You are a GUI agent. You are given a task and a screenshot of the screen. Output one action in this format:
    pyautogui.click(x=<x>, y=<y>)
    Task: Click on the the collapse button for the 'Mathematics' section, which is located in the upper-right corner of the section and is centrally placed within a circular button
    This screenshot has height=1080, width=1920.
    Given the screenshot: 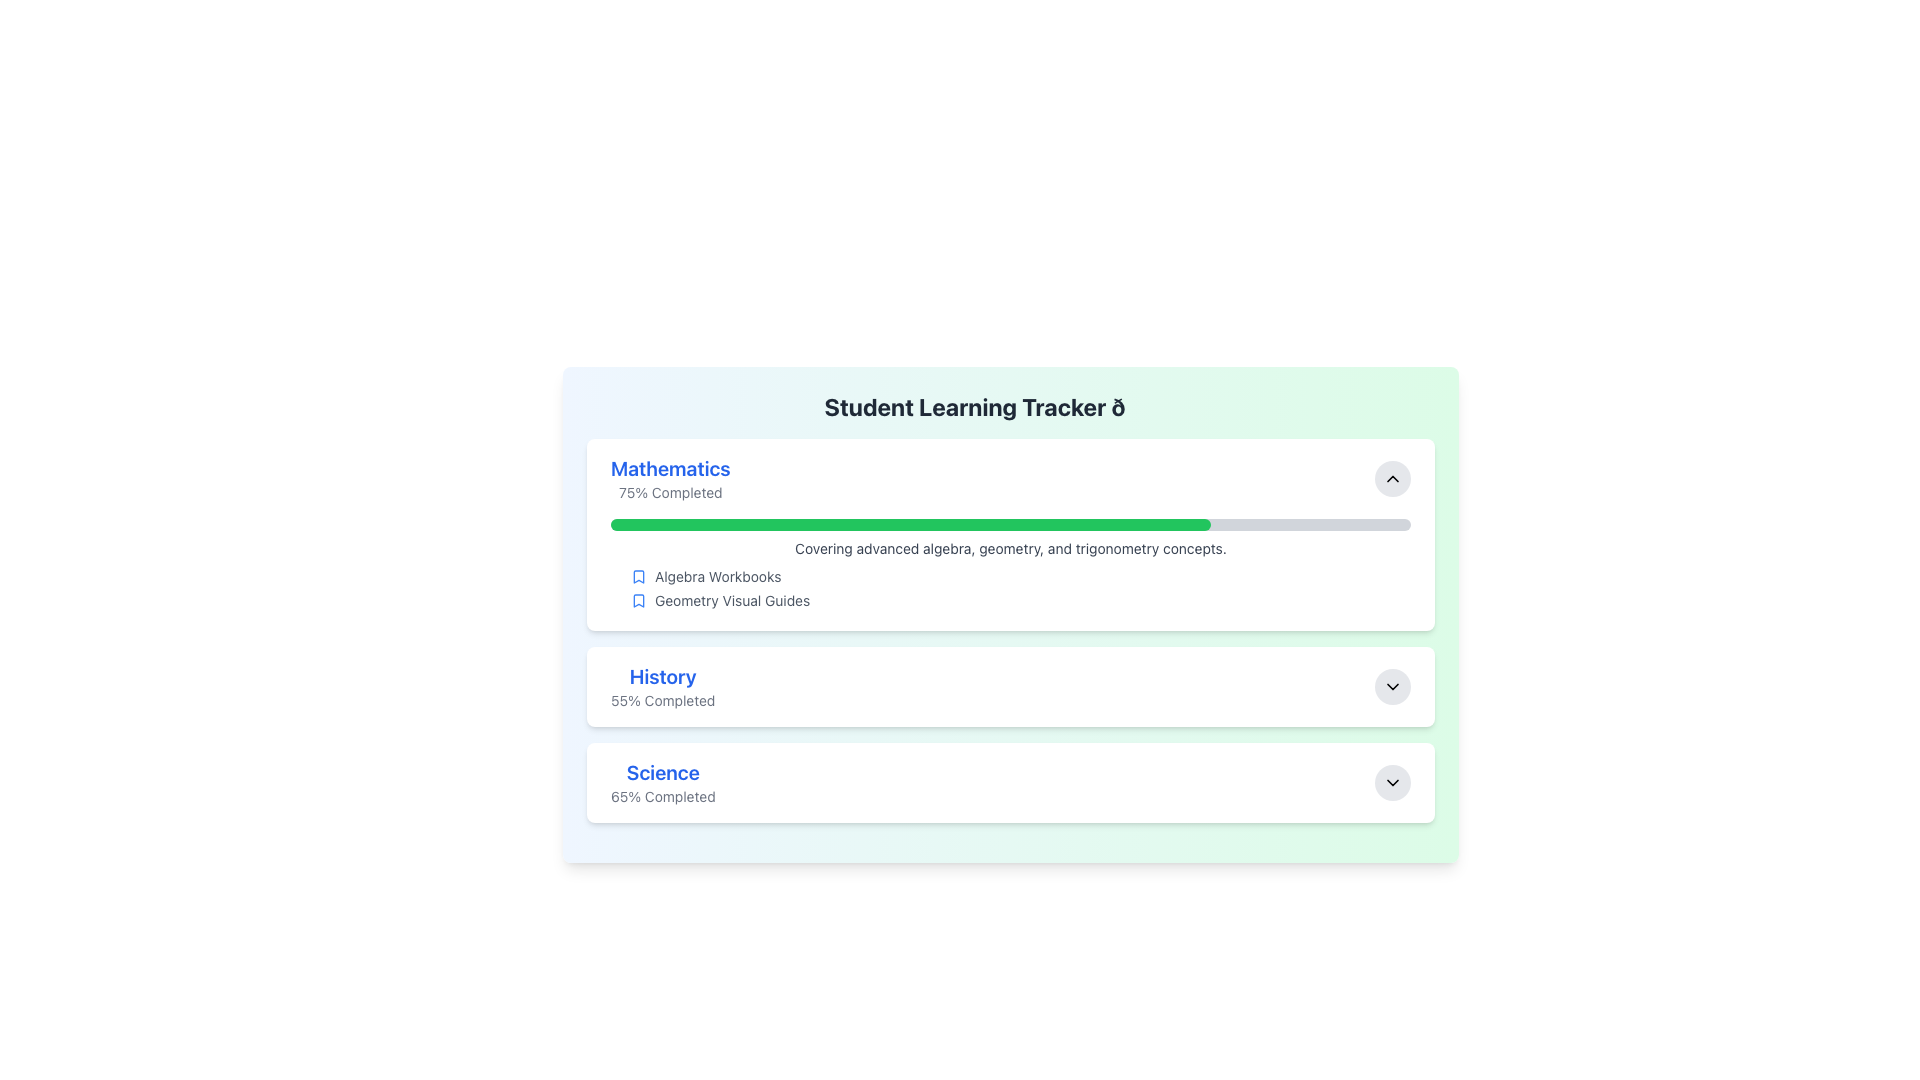 What is the action you would take?
    pyautogui.click(x=1391, y=478)
    